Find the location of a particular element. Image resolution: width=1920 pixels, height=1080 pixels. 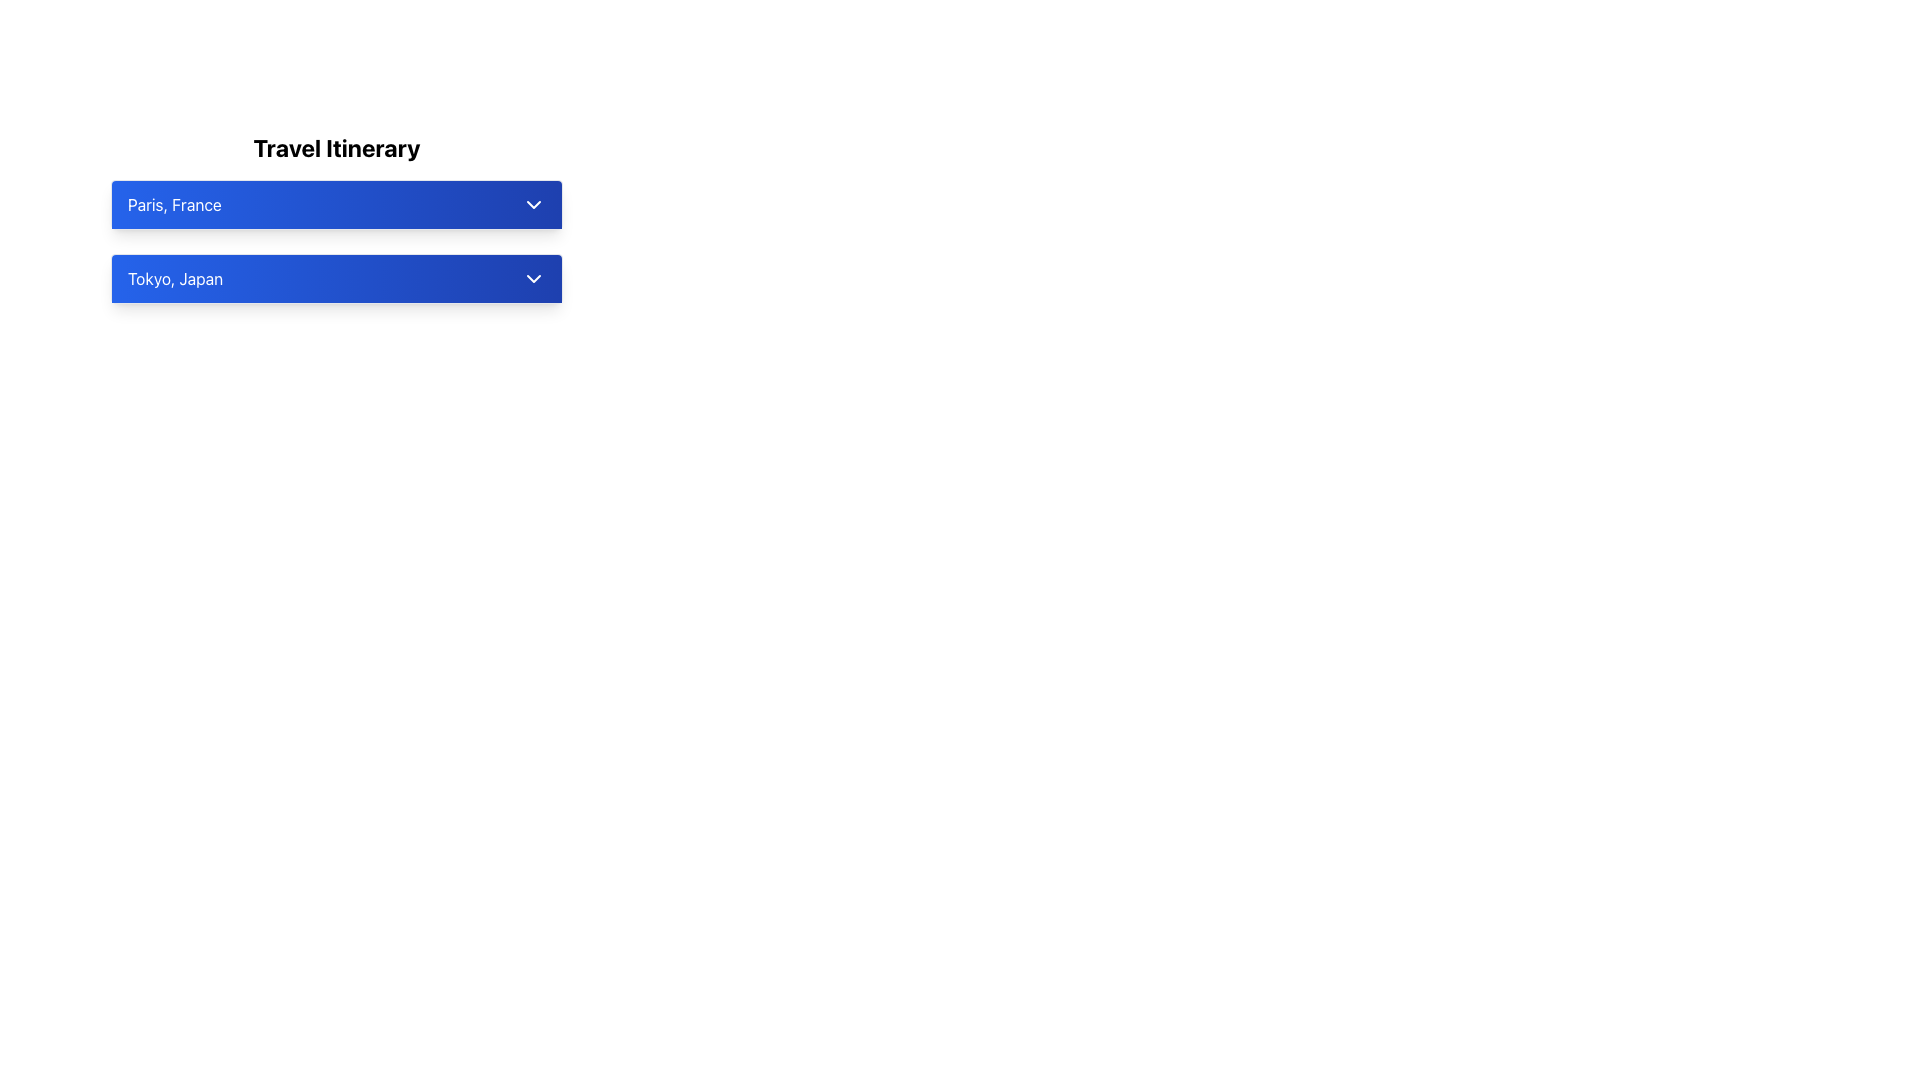

the Dropdown selector button labeled 'Paris, France' is located at coordinates (336, 204).